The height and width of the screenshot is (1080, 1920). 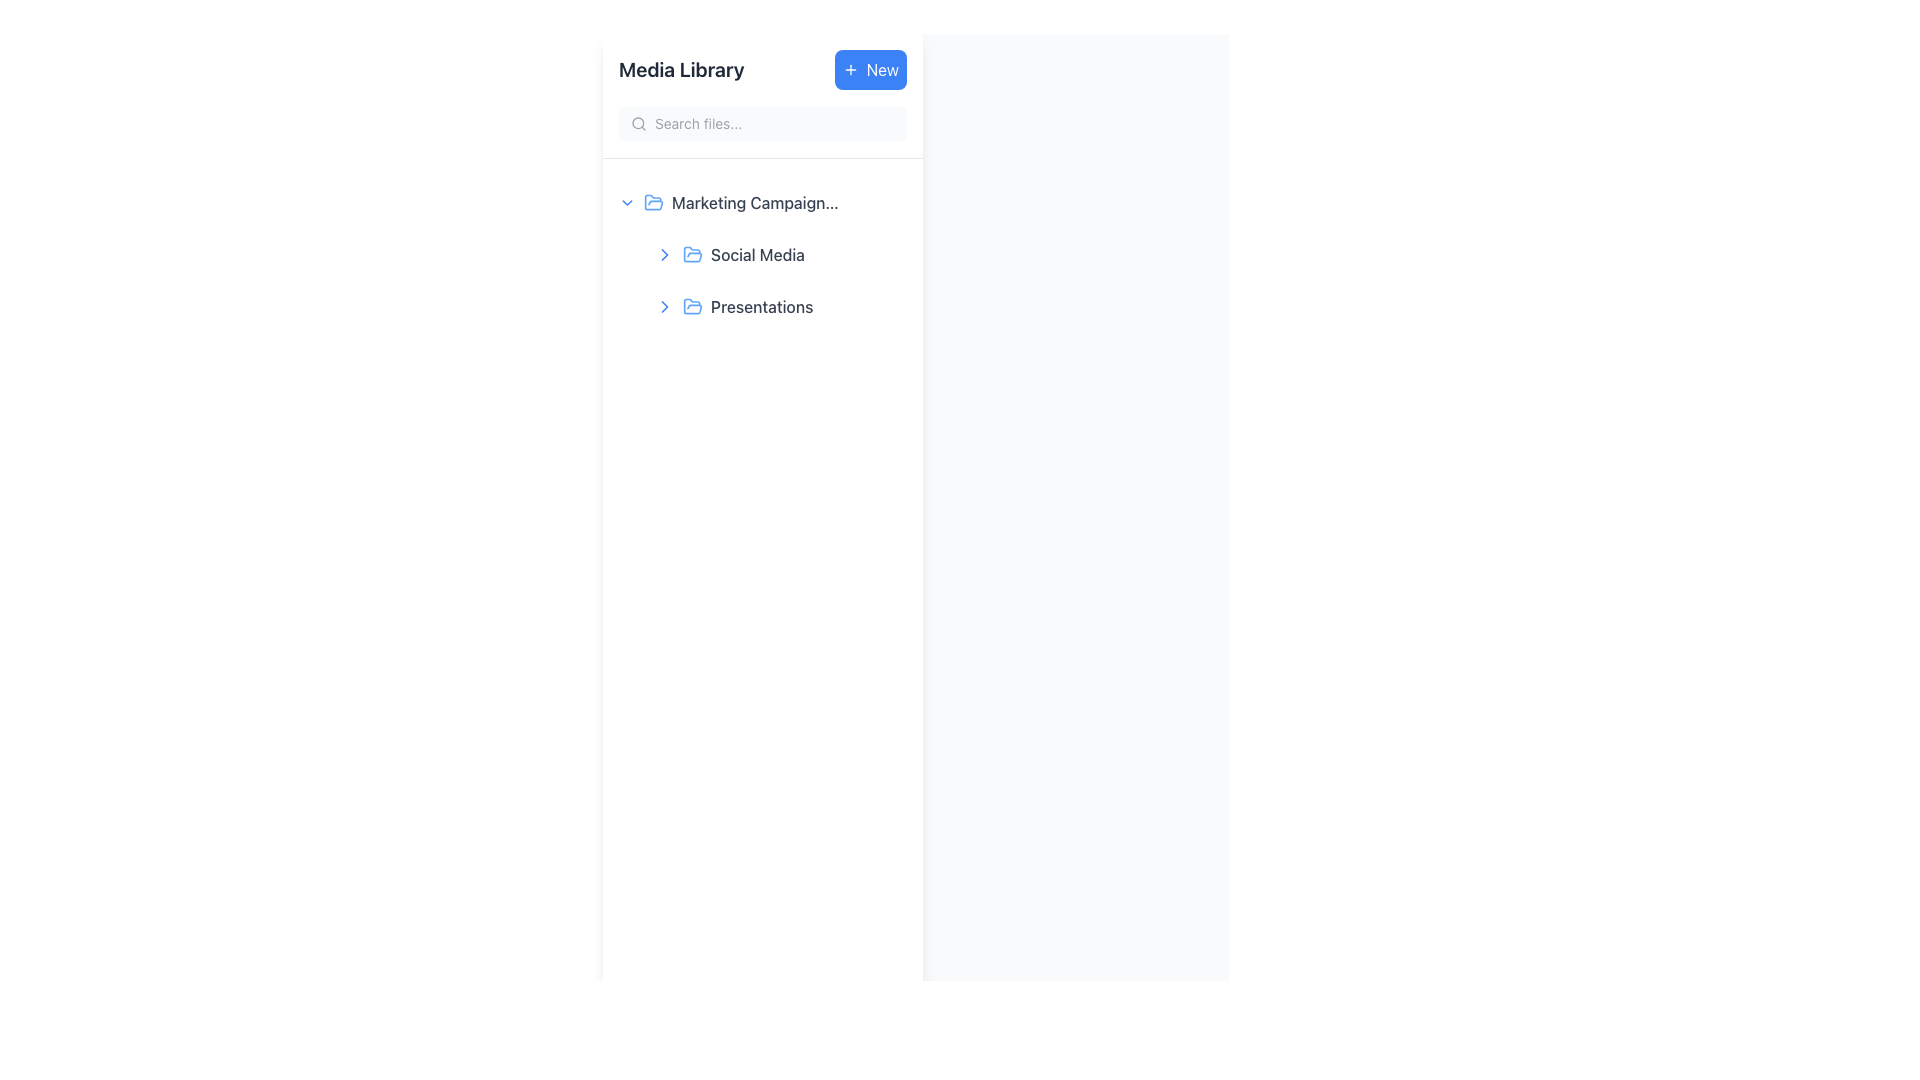 I want to click on the 'Presentations' text label, which is styled in medium gray font and, so click(x=746, y=307).